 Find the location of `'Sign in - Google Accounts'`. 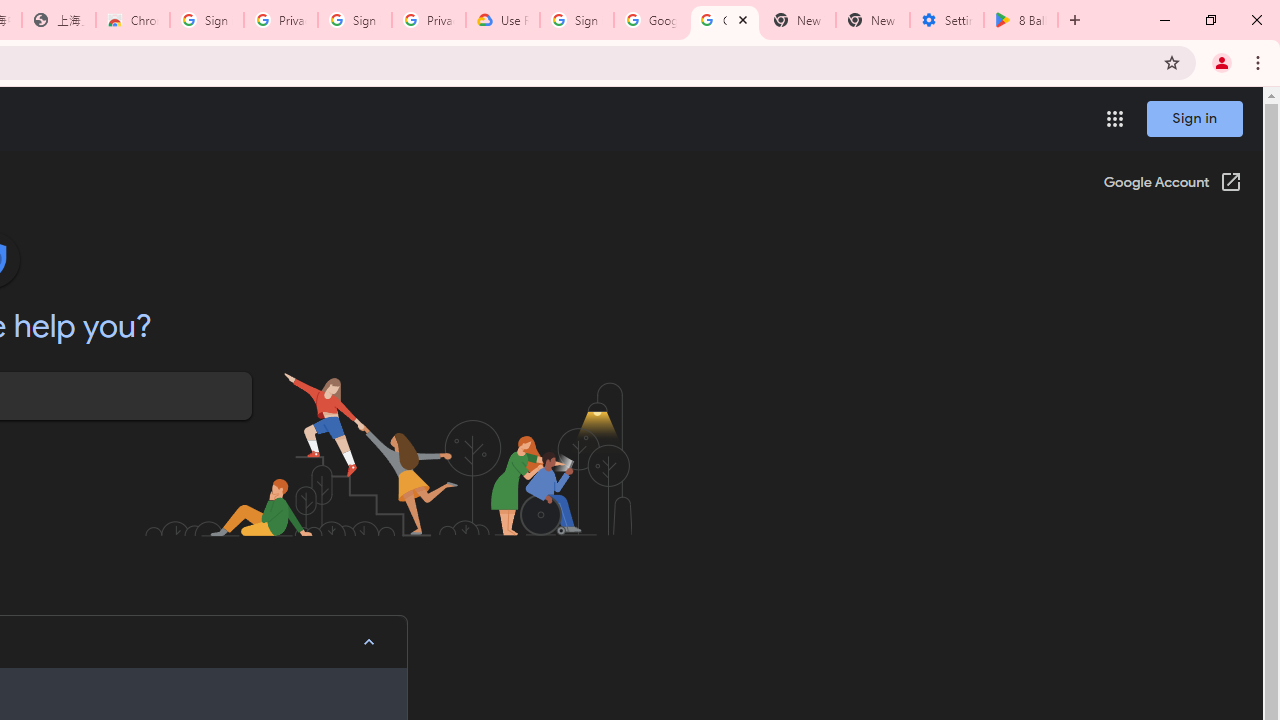

'Sign in - Google Accounts' is located at coordinates (576, 20).